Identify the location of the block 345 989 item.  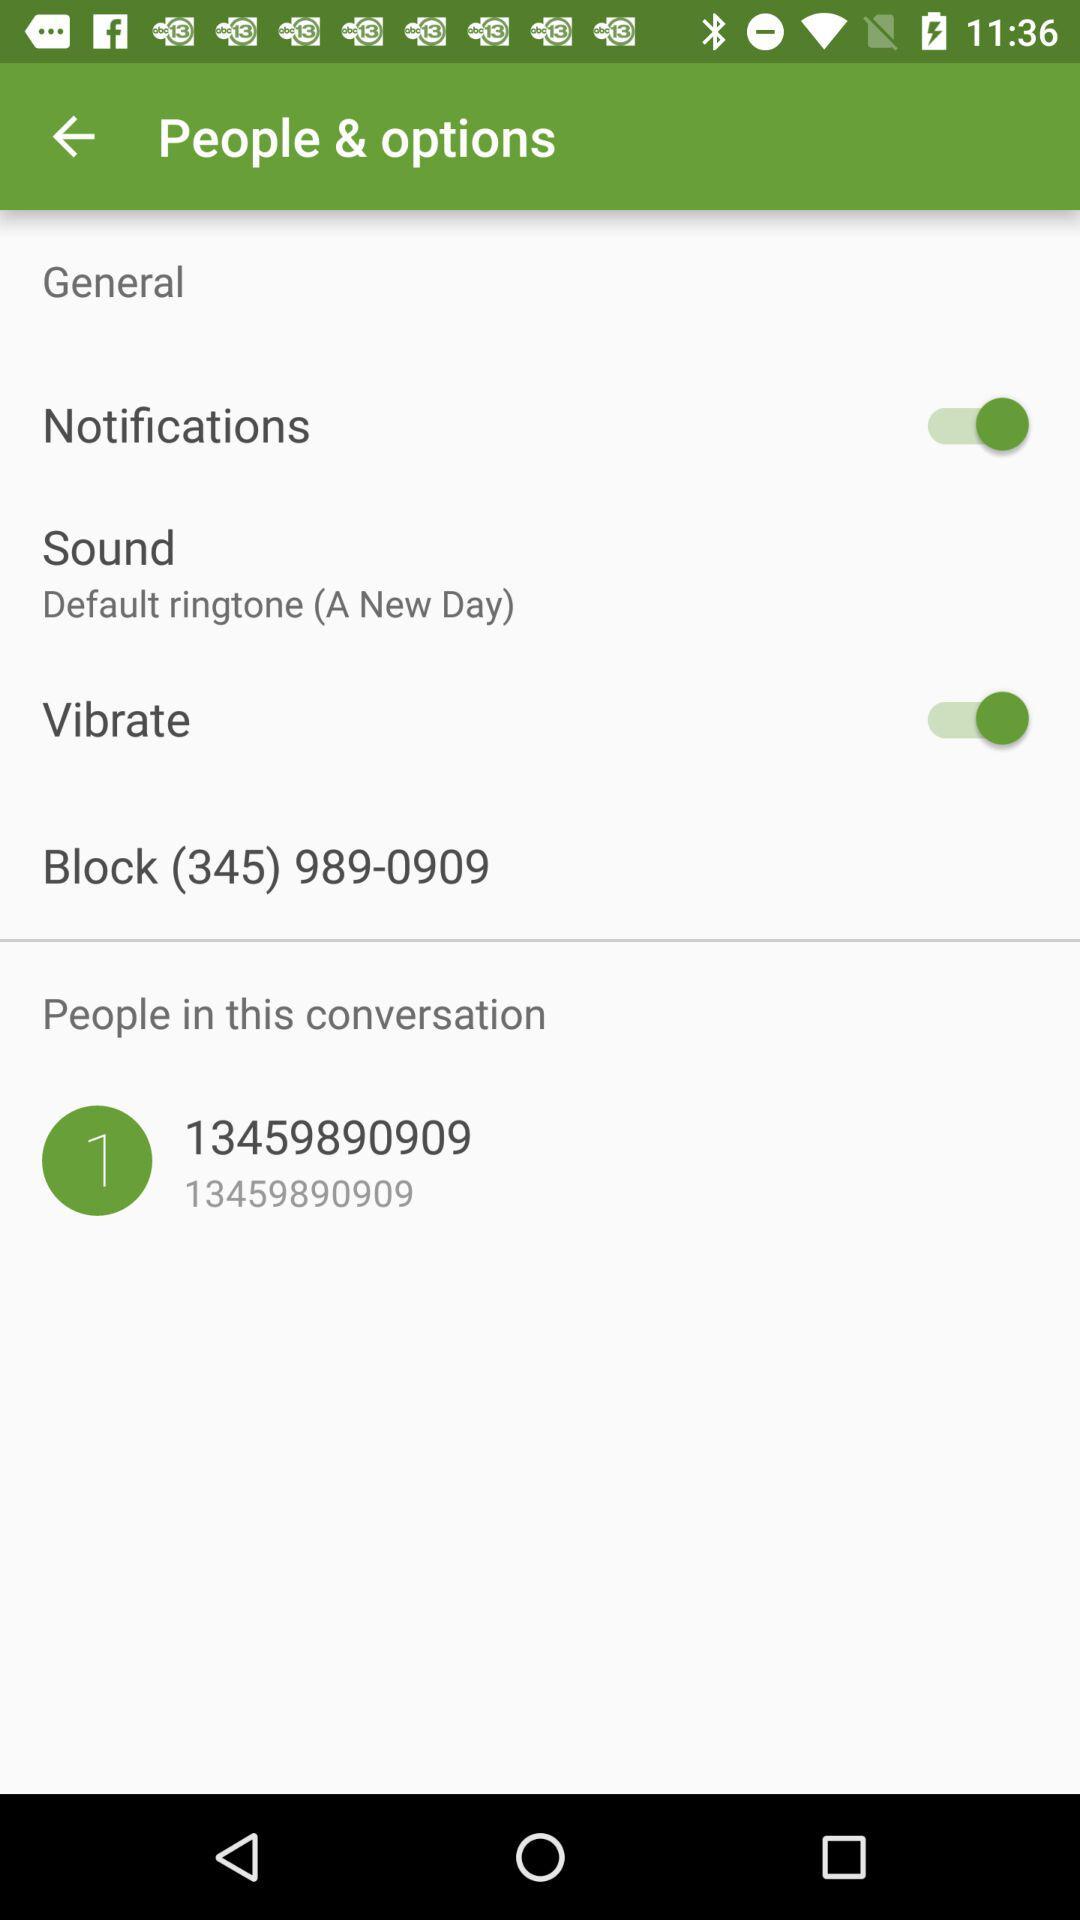
(540, 865).